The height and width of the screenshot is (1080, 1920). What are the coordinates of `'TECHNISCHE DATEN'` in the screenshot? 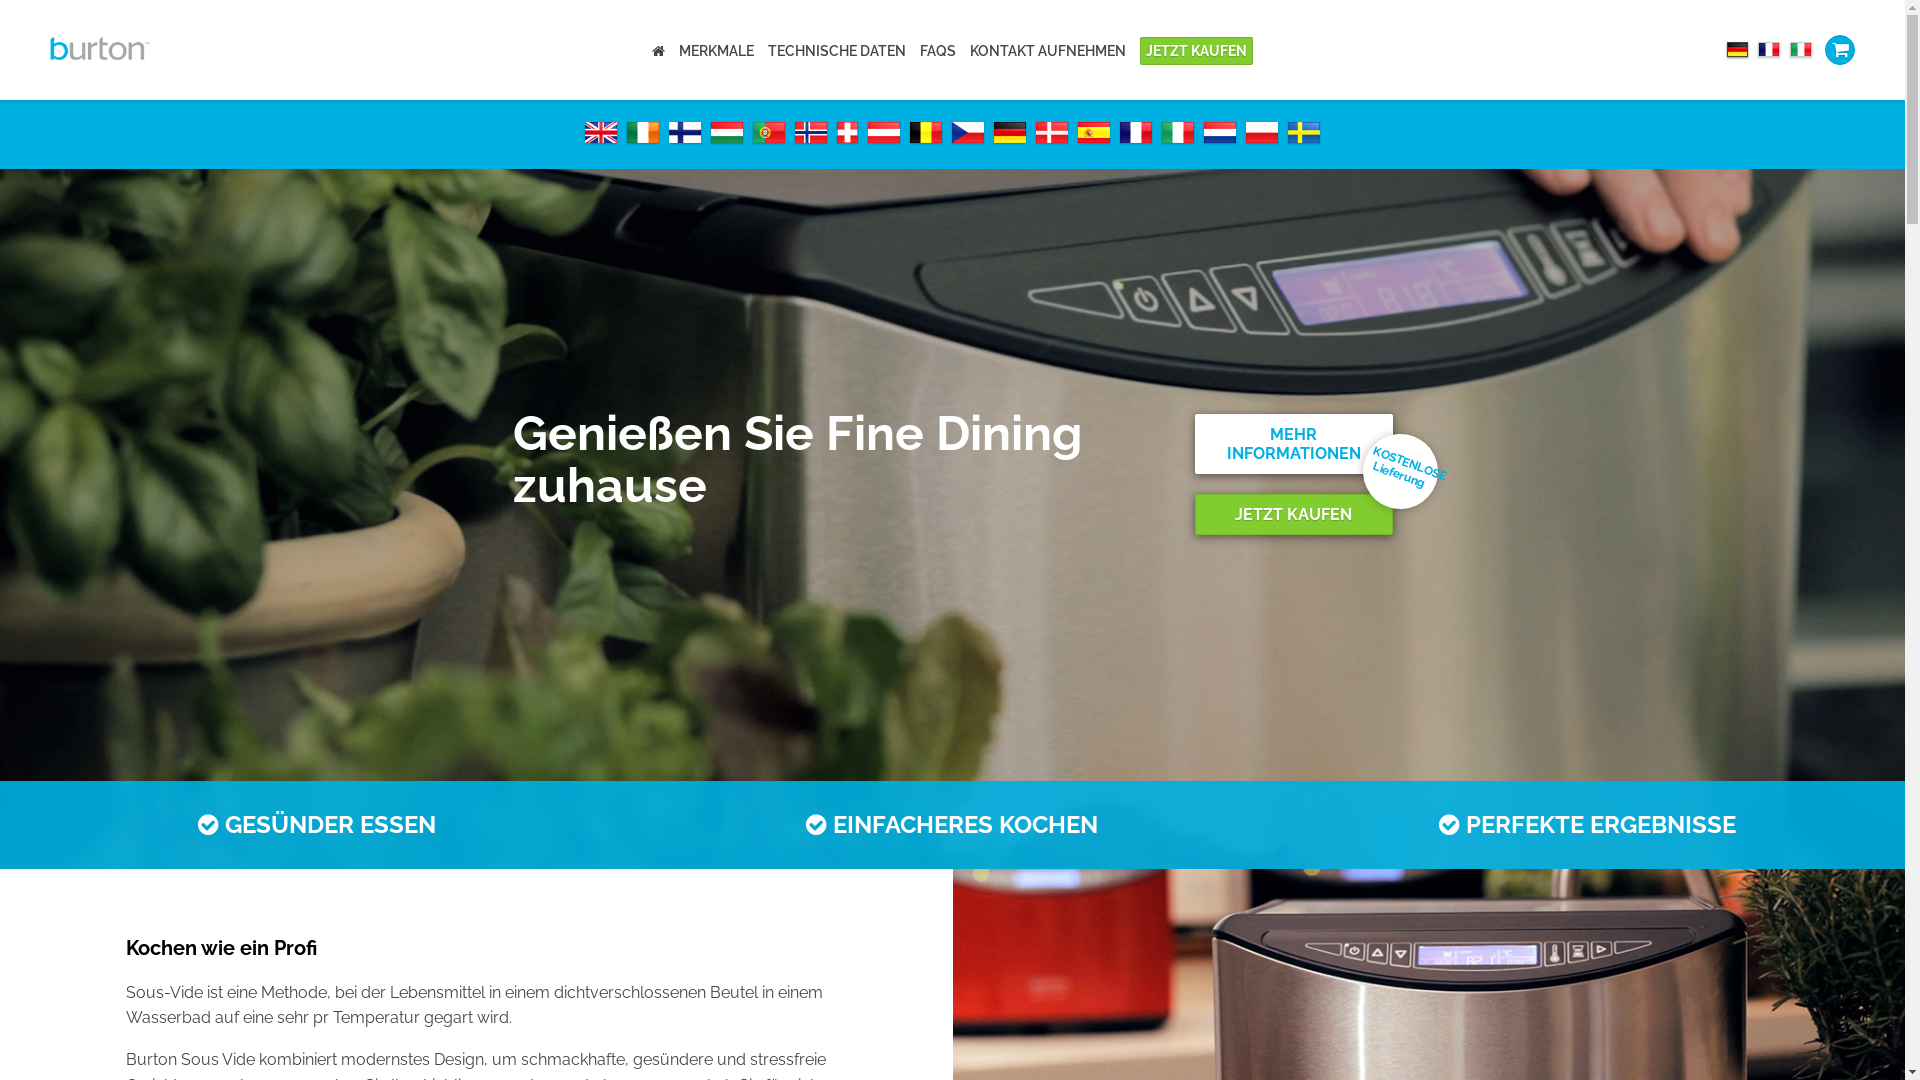 It's located at (767, 49).